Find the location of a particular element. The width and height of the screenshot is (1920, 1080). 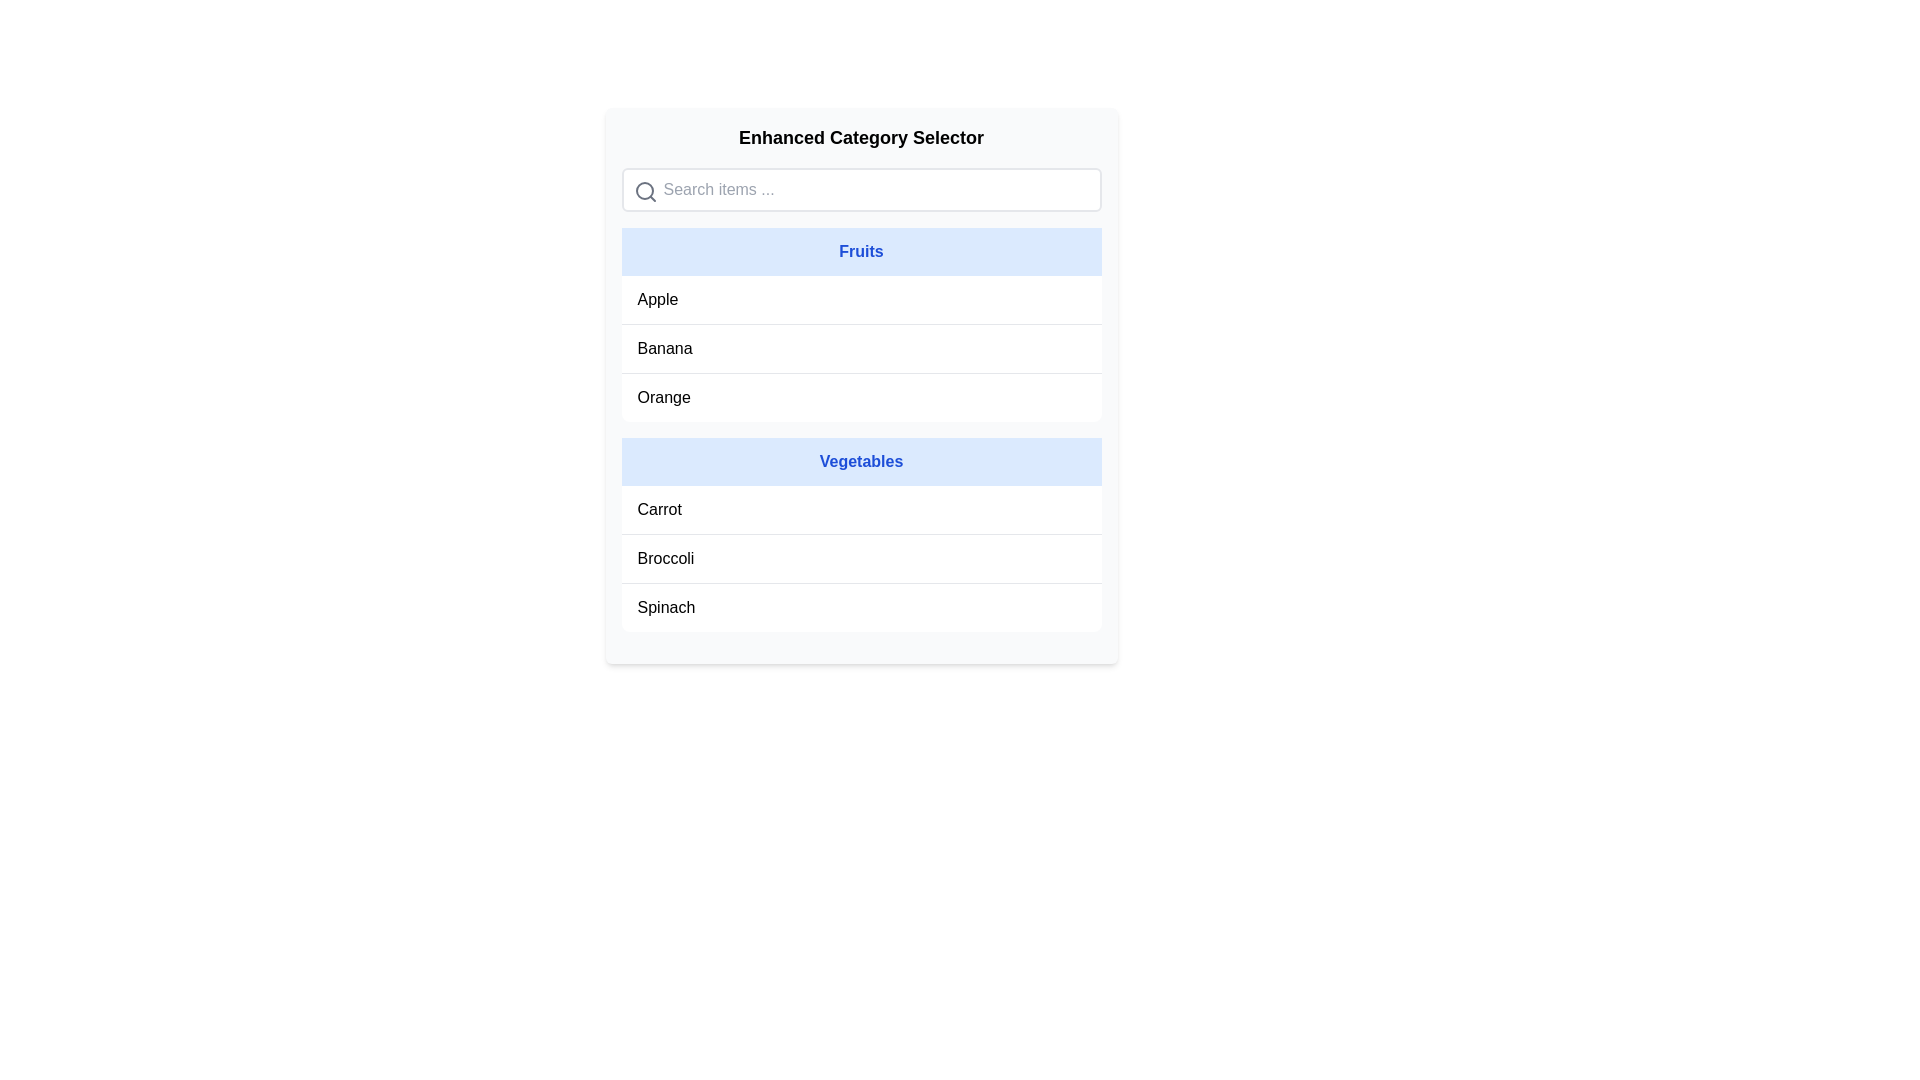

the static text label representing the 'Apple' category item, which is the topmost item in the 'Fruits' section of the category selector interface is located at coordinates (657, 300).